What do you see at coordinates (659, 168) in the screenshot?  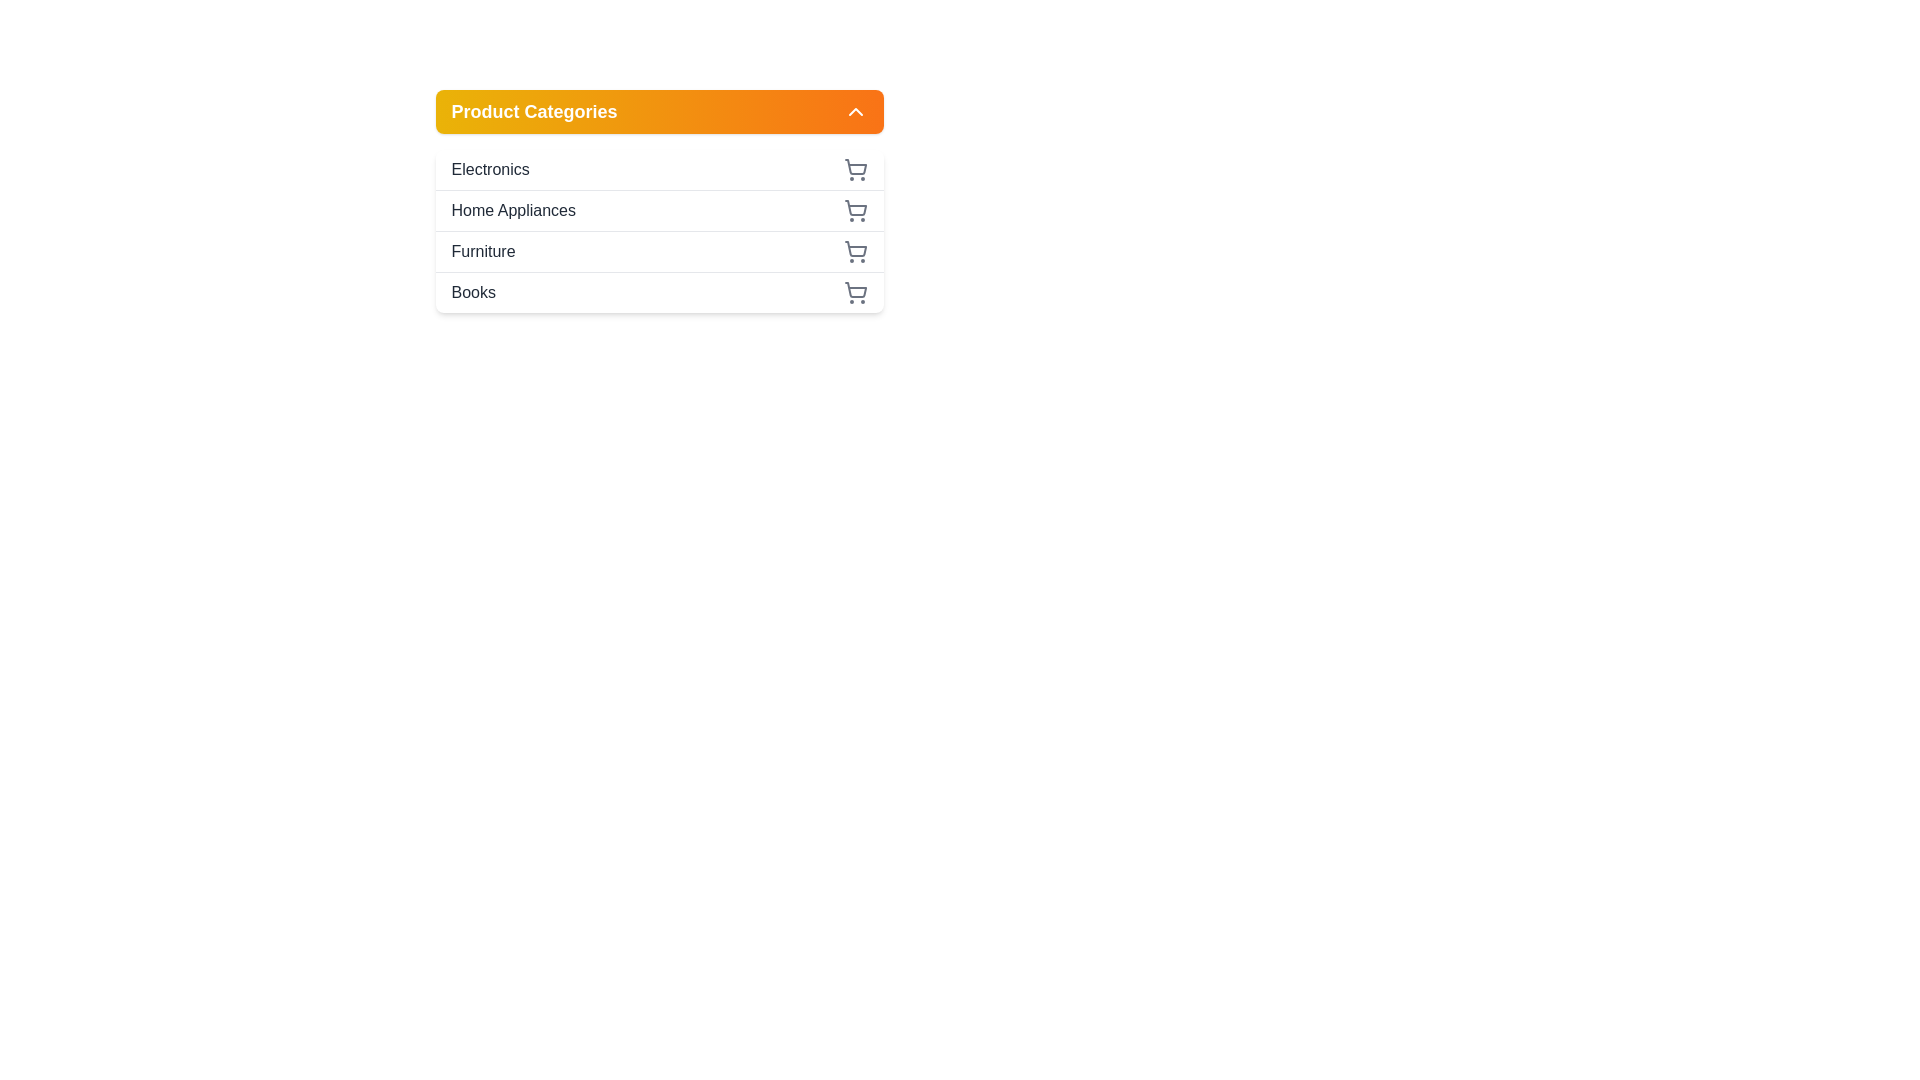 I see `the first list item labeled 'Electronics' in the 'Product Categories' section to interact with the category` at bounding box center [659, 168].